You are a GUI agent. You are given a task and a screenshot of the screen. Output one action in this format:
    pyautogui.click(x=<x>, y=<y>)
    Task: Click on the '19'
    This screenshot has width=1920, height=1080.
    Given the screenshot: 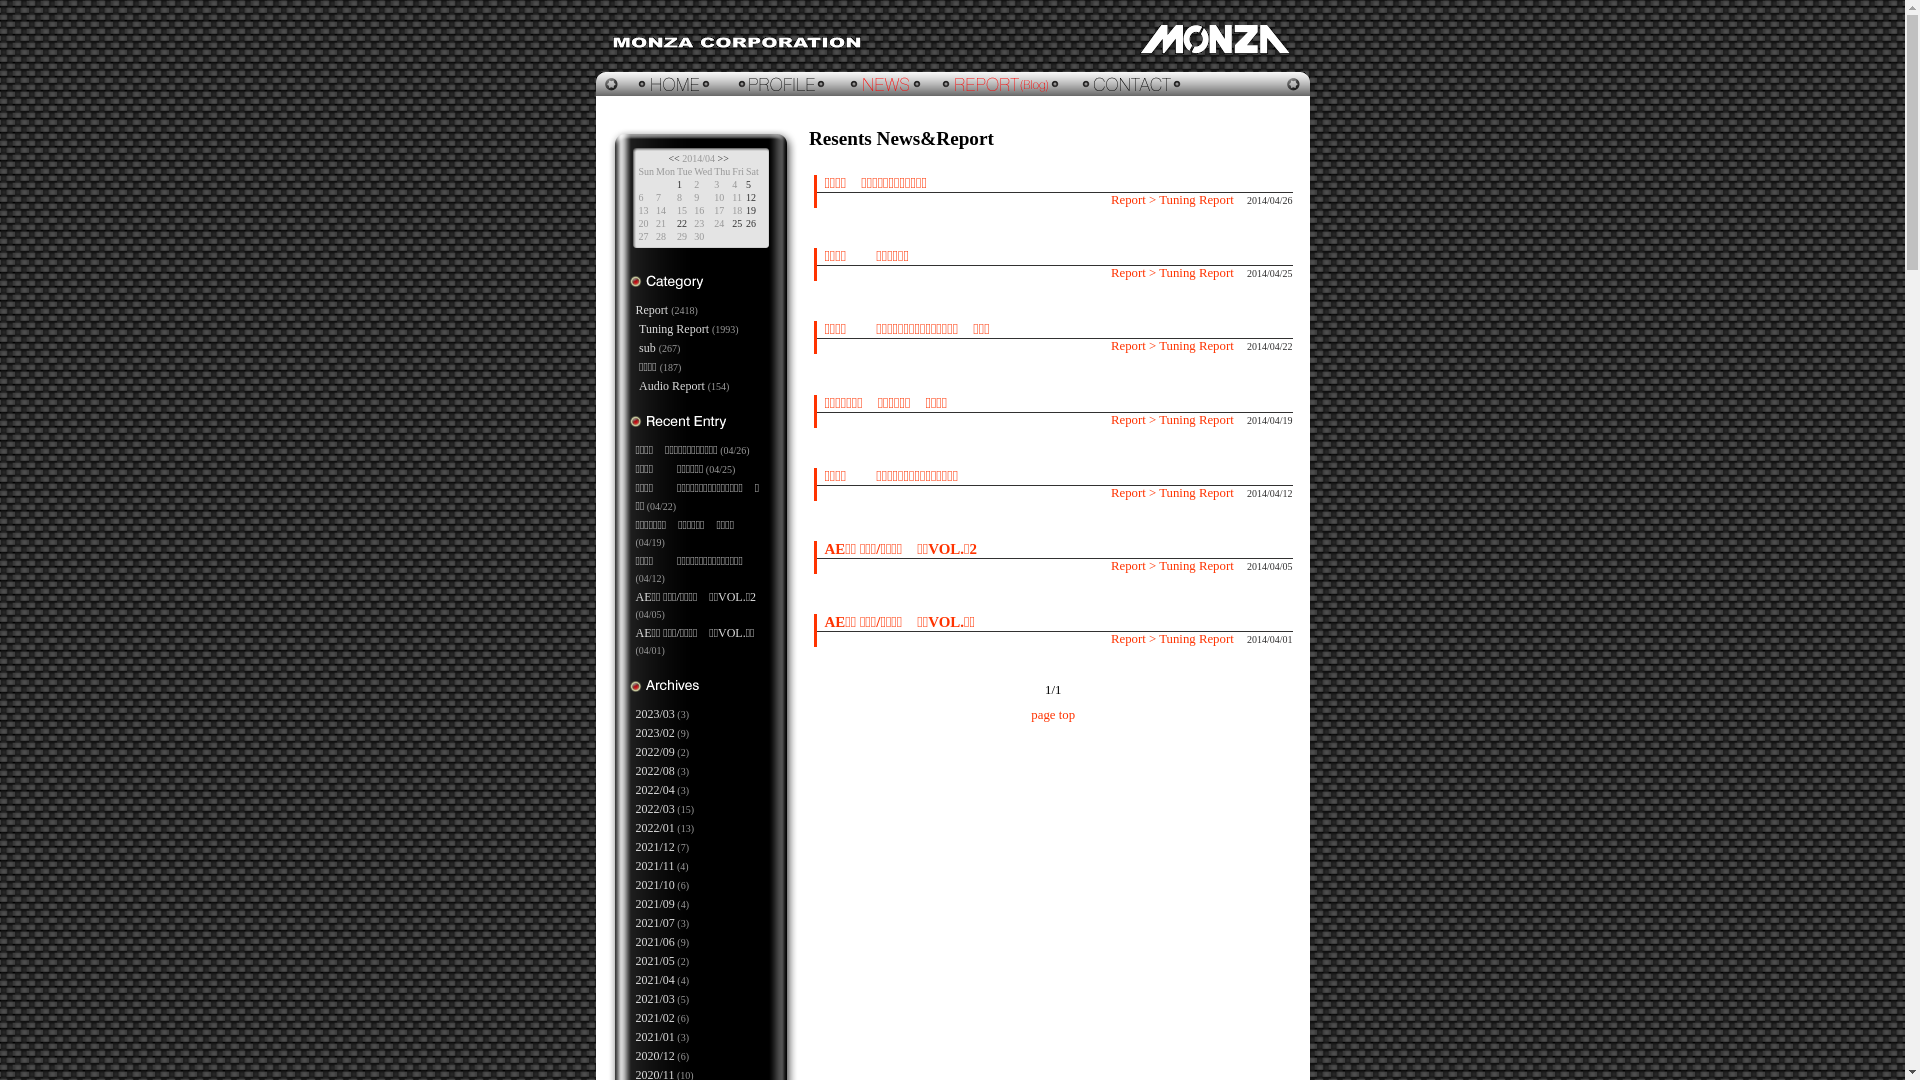 What is the action you would take?
    pyautogui.click(x=749, y=210)
    